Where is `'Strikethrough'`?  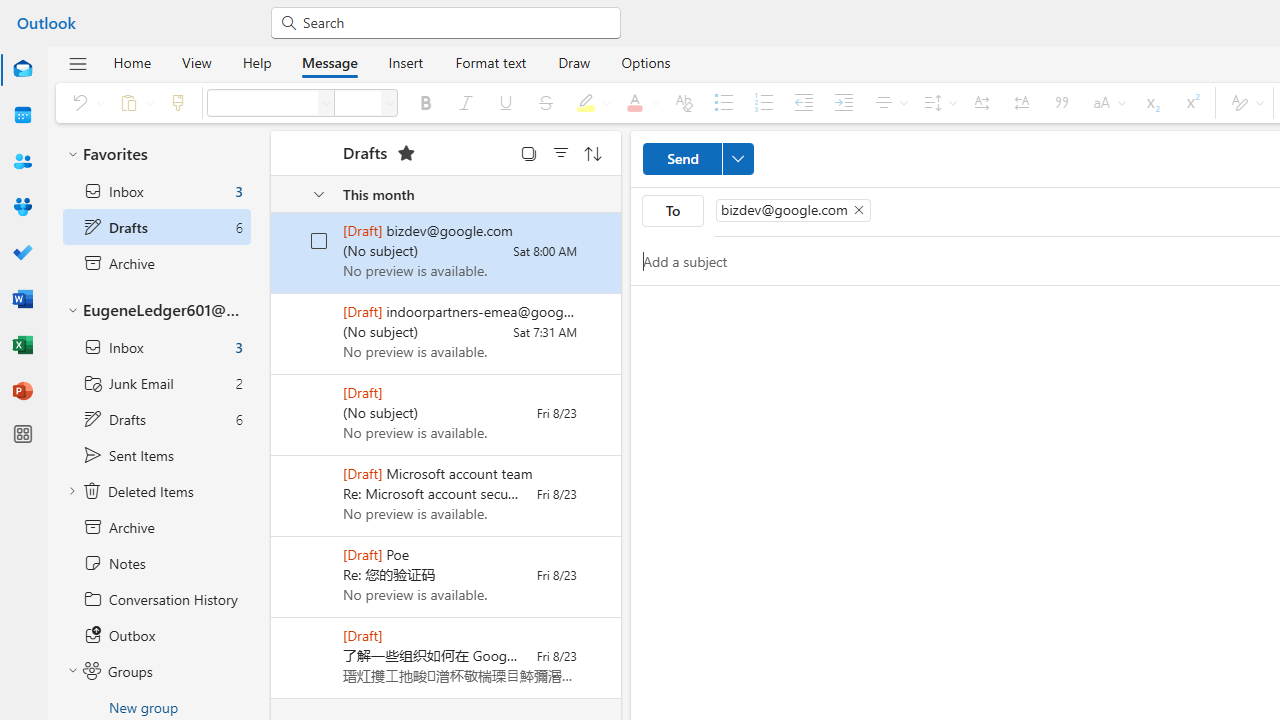 'Strikethrough' is located at coordinates (545, 102).